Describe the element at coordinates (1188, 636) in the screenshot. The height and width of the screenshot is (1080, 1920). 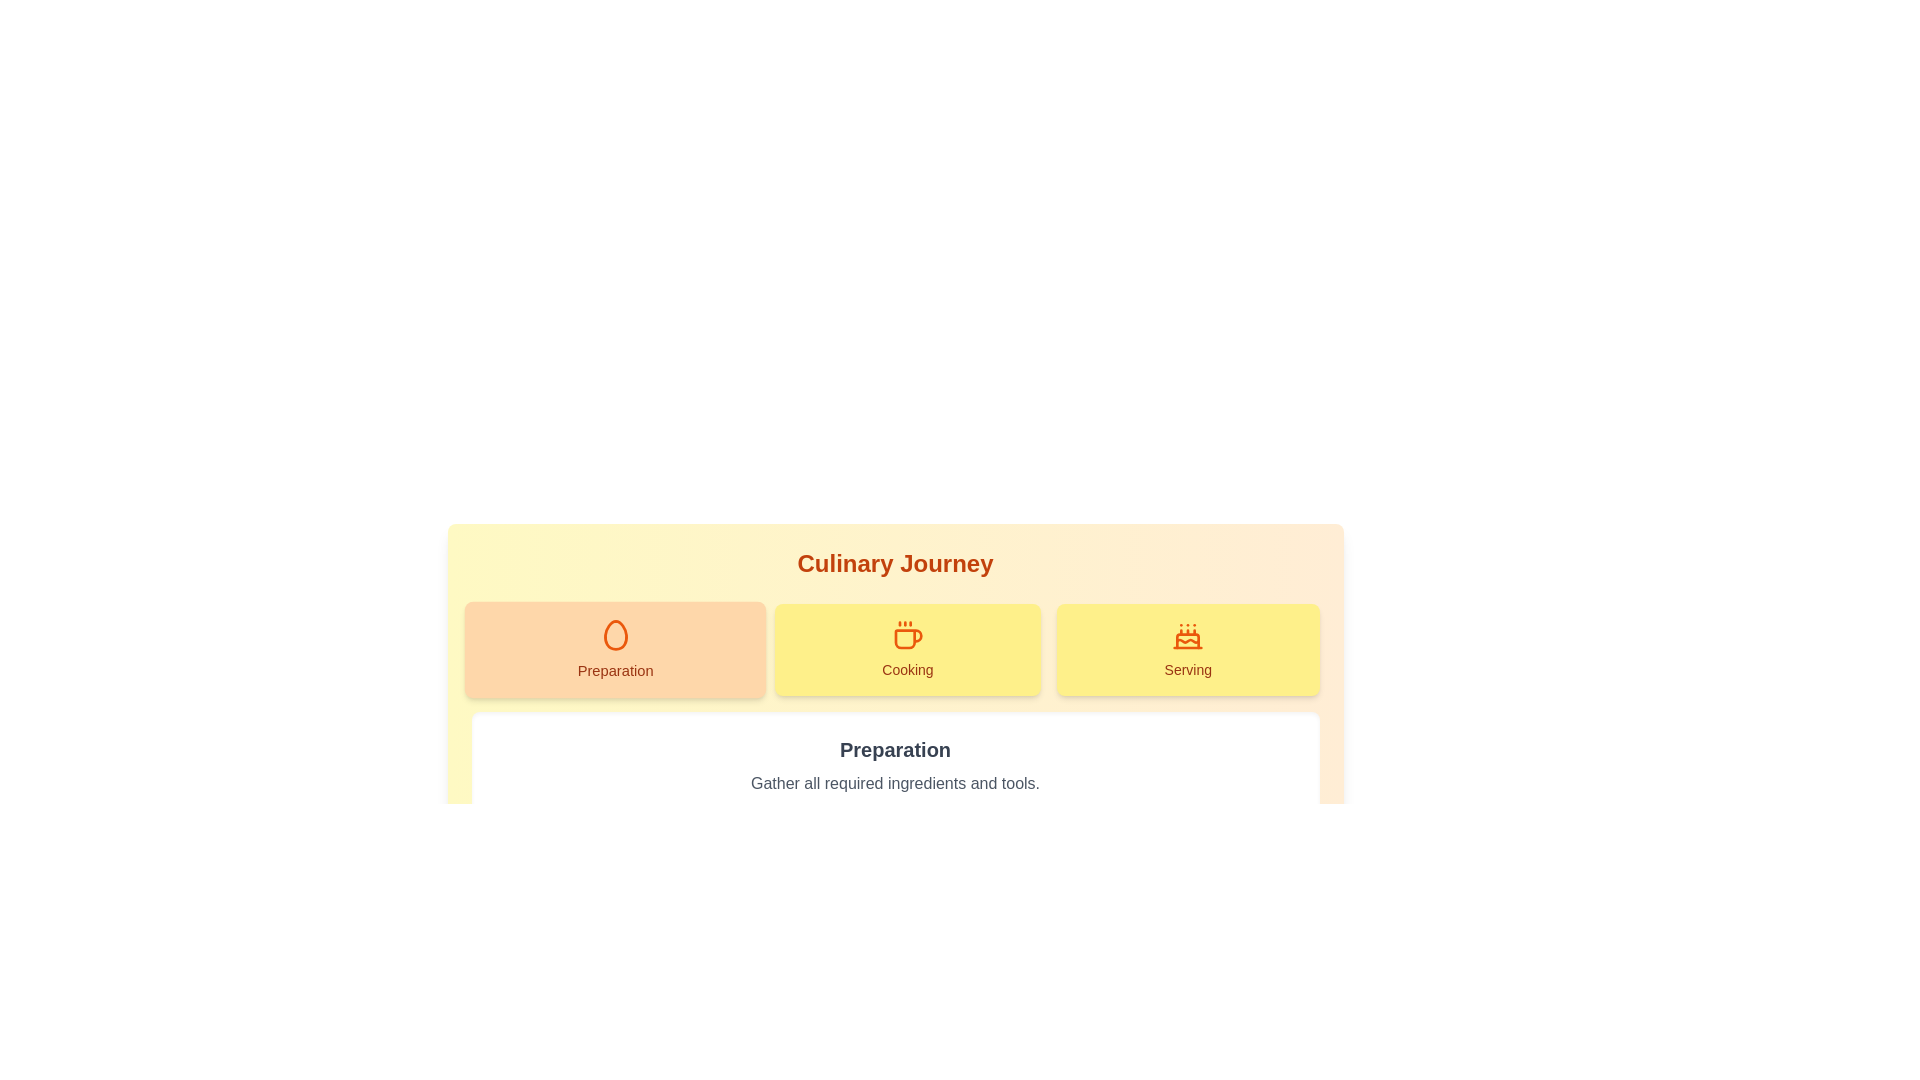
I see `the decorative icon that symbolizes the 'Serving' concept, located inside the third card from the left in a three-card layout` at that location.